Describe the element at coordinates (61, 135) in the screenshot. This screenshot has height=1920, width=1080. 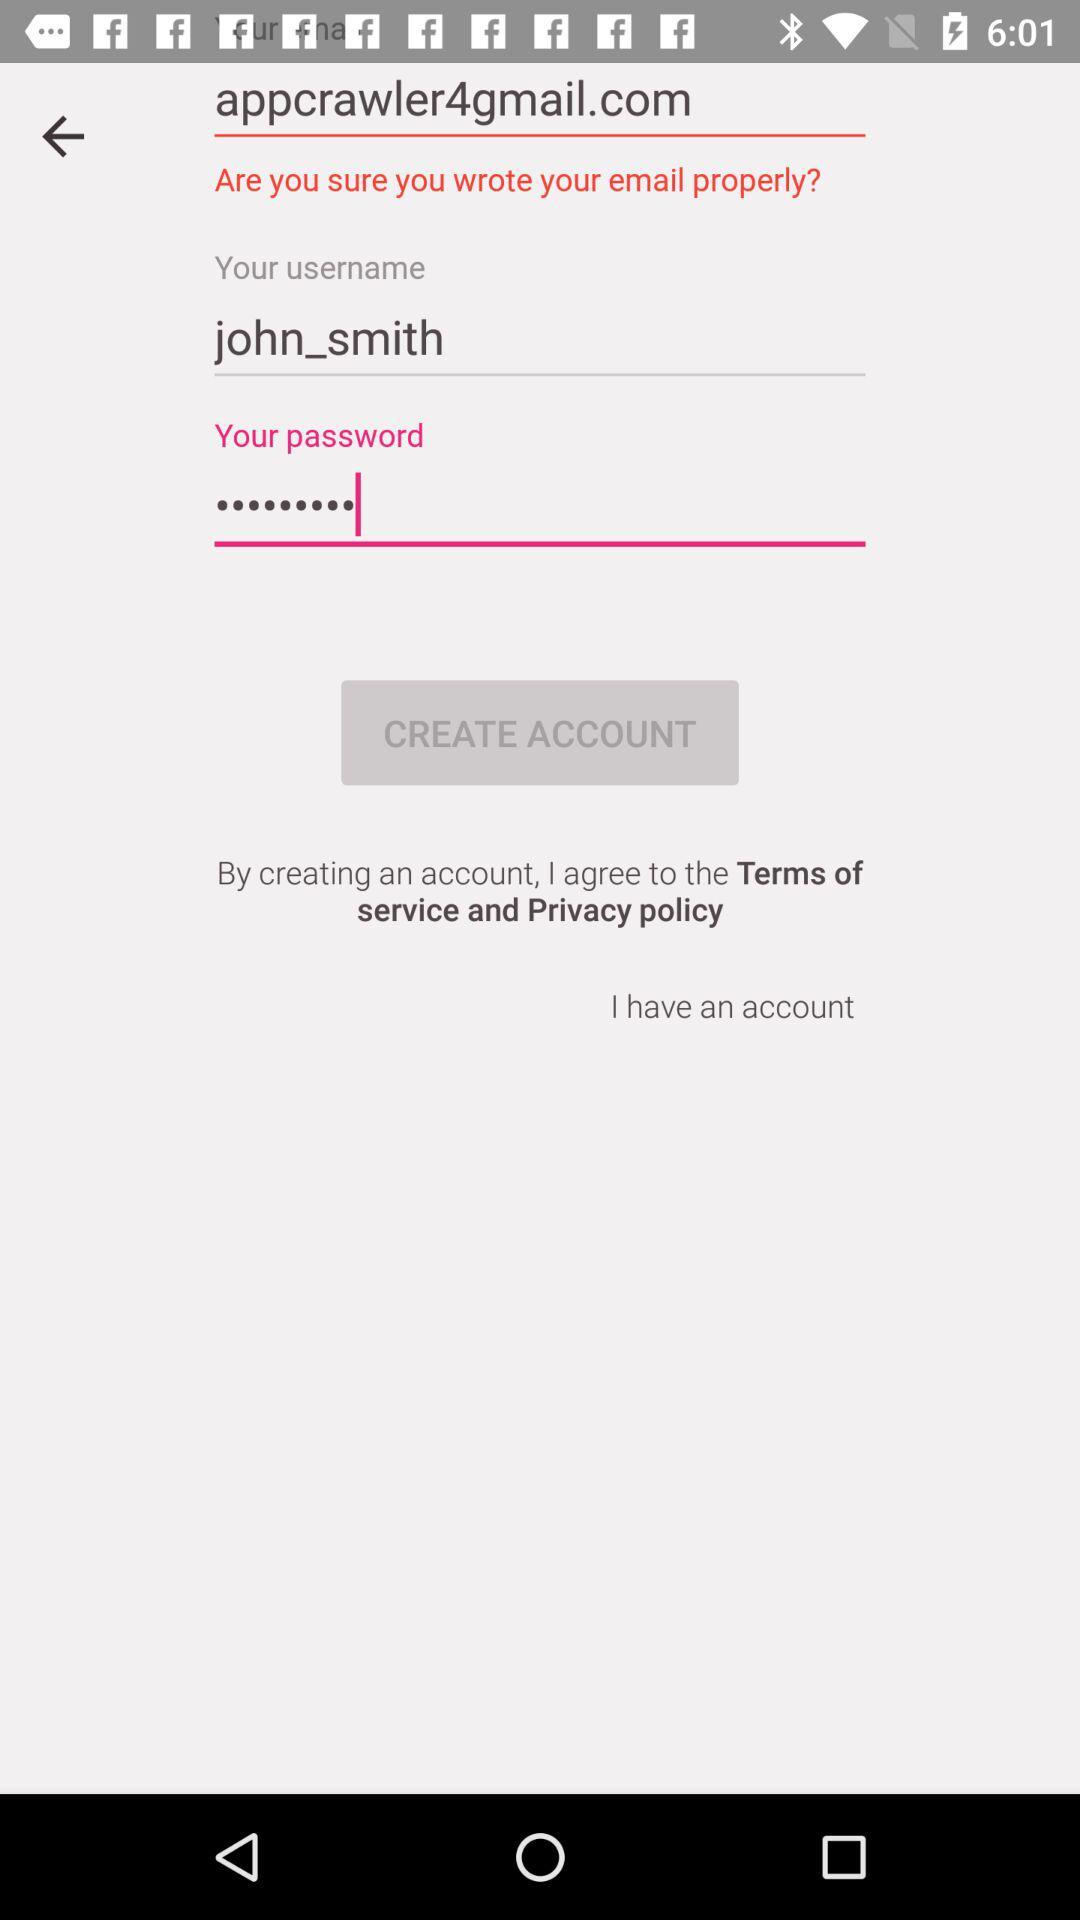
I see `the arrow_backward icon` at that location.